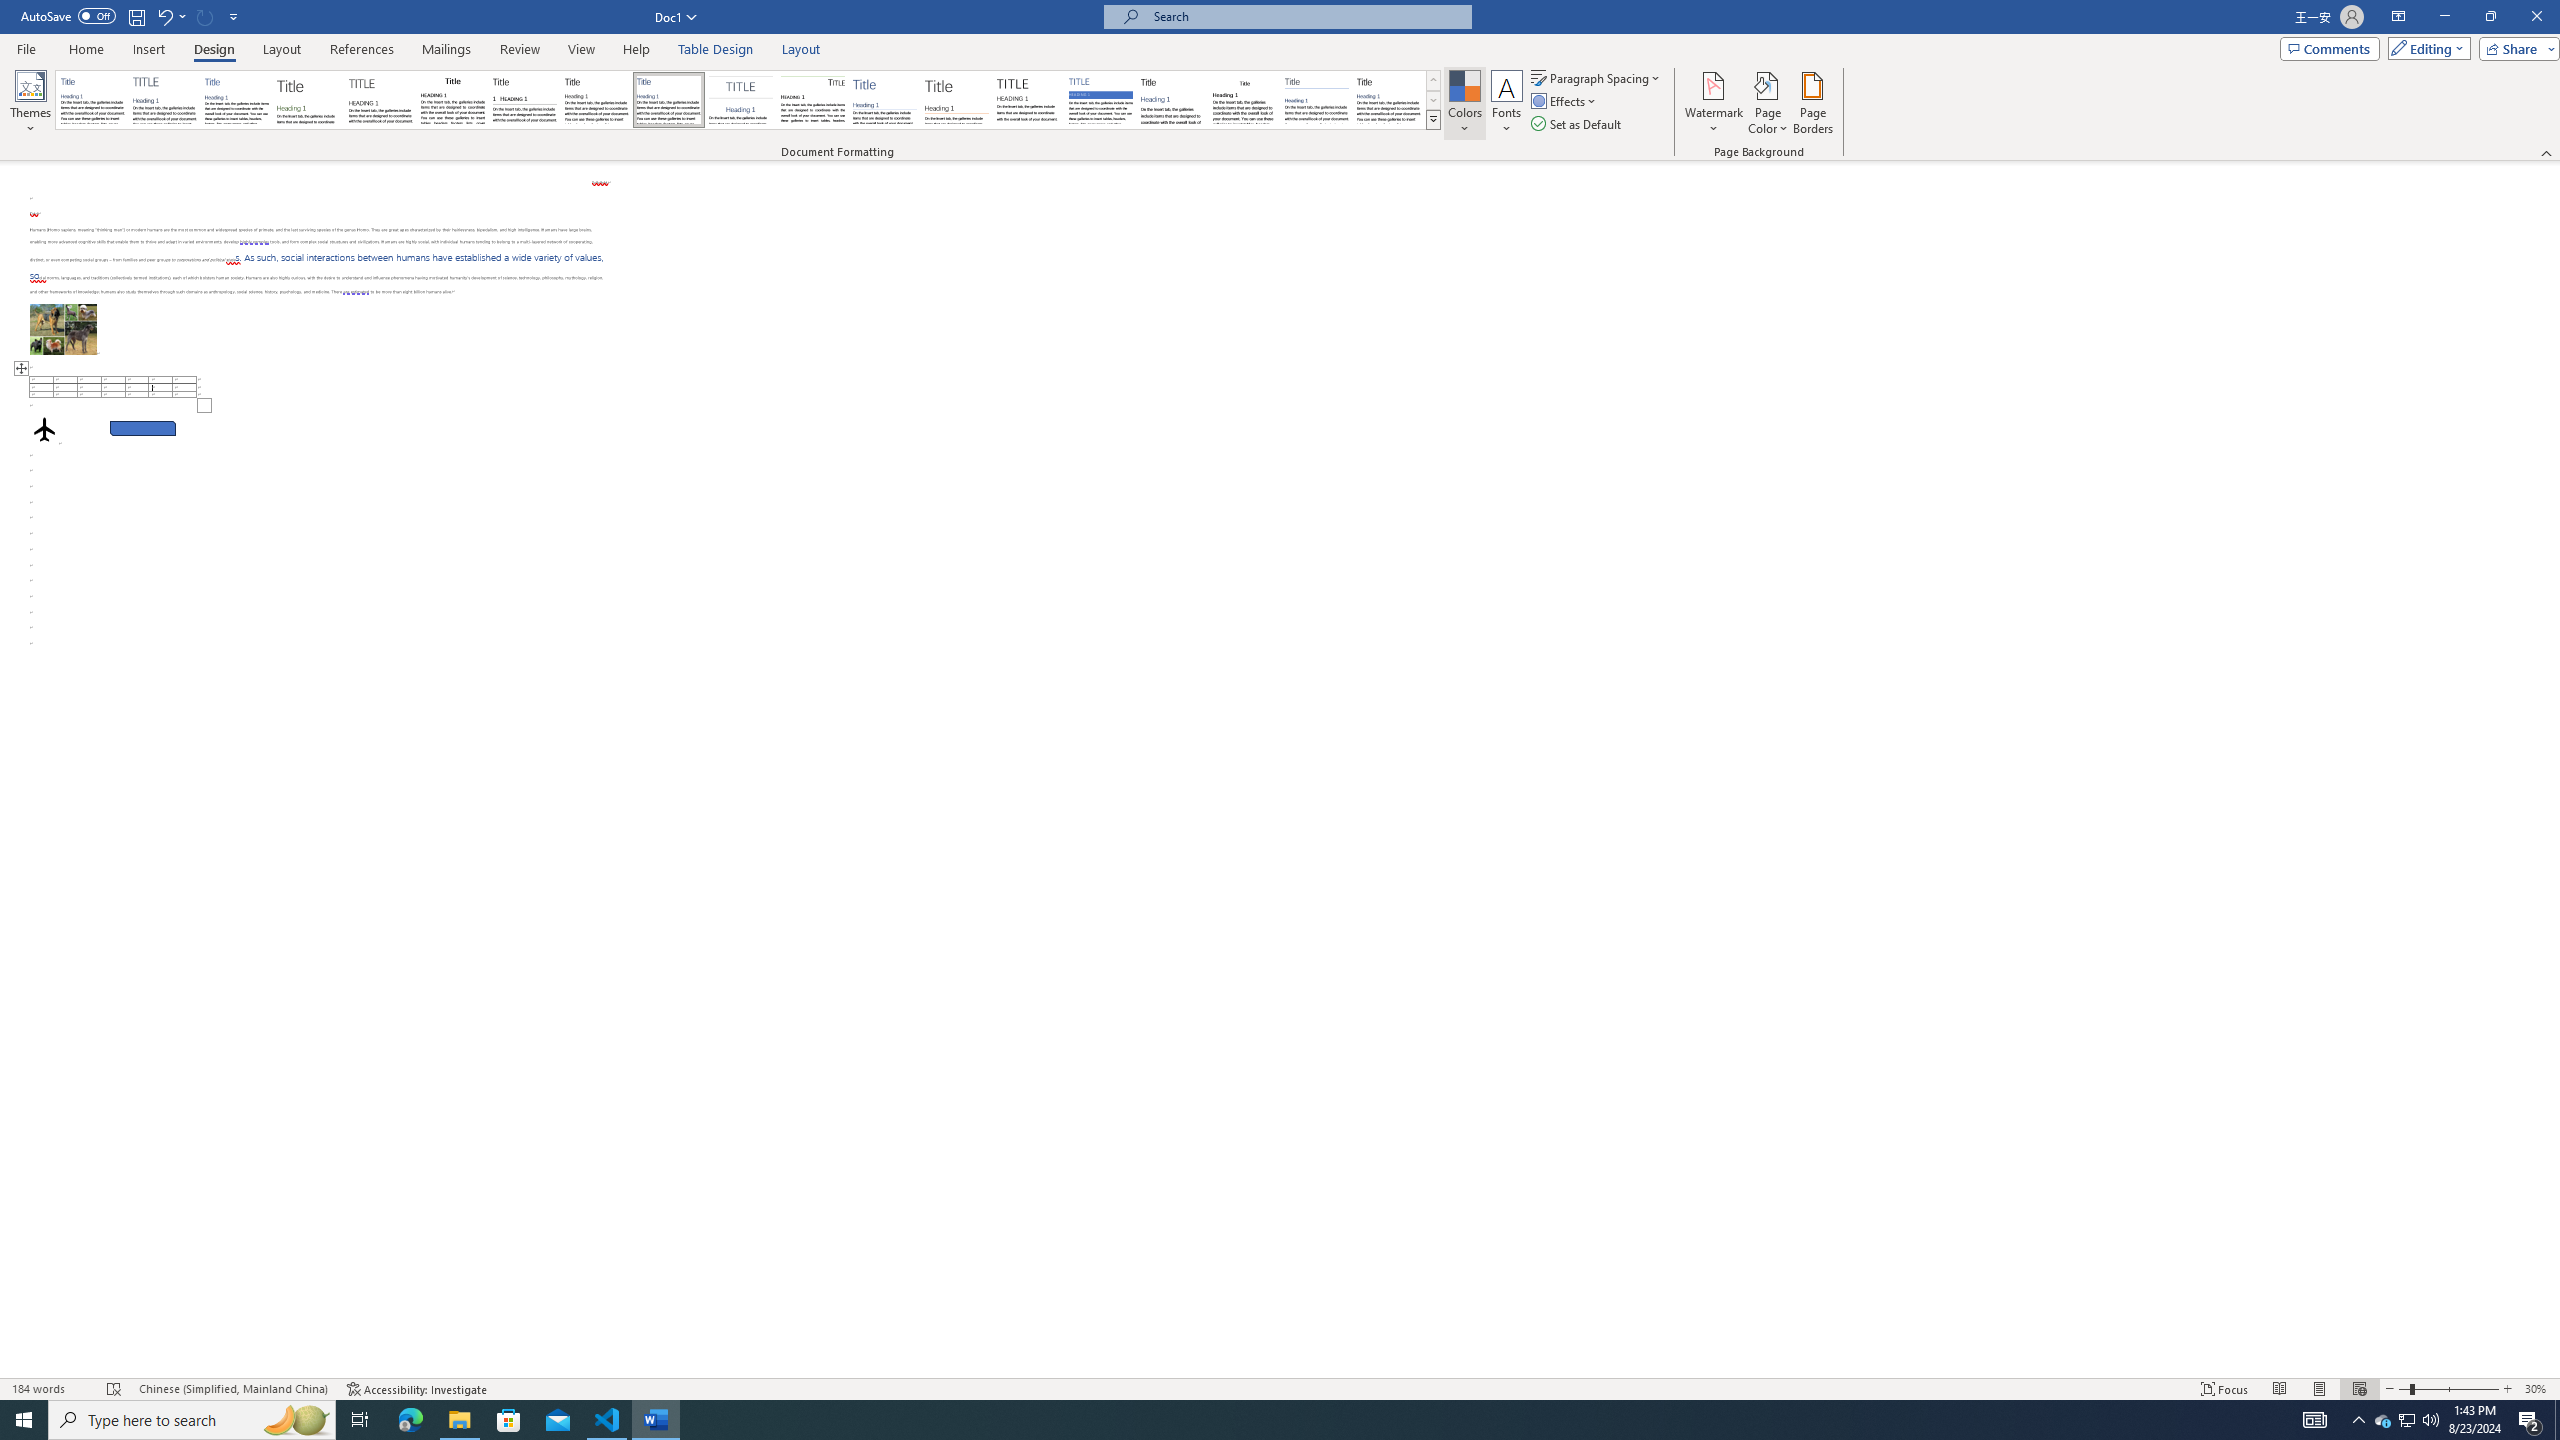  Describe the element at coordinates (29, 103) in the screenshot. I see `'Themes'` at that location.